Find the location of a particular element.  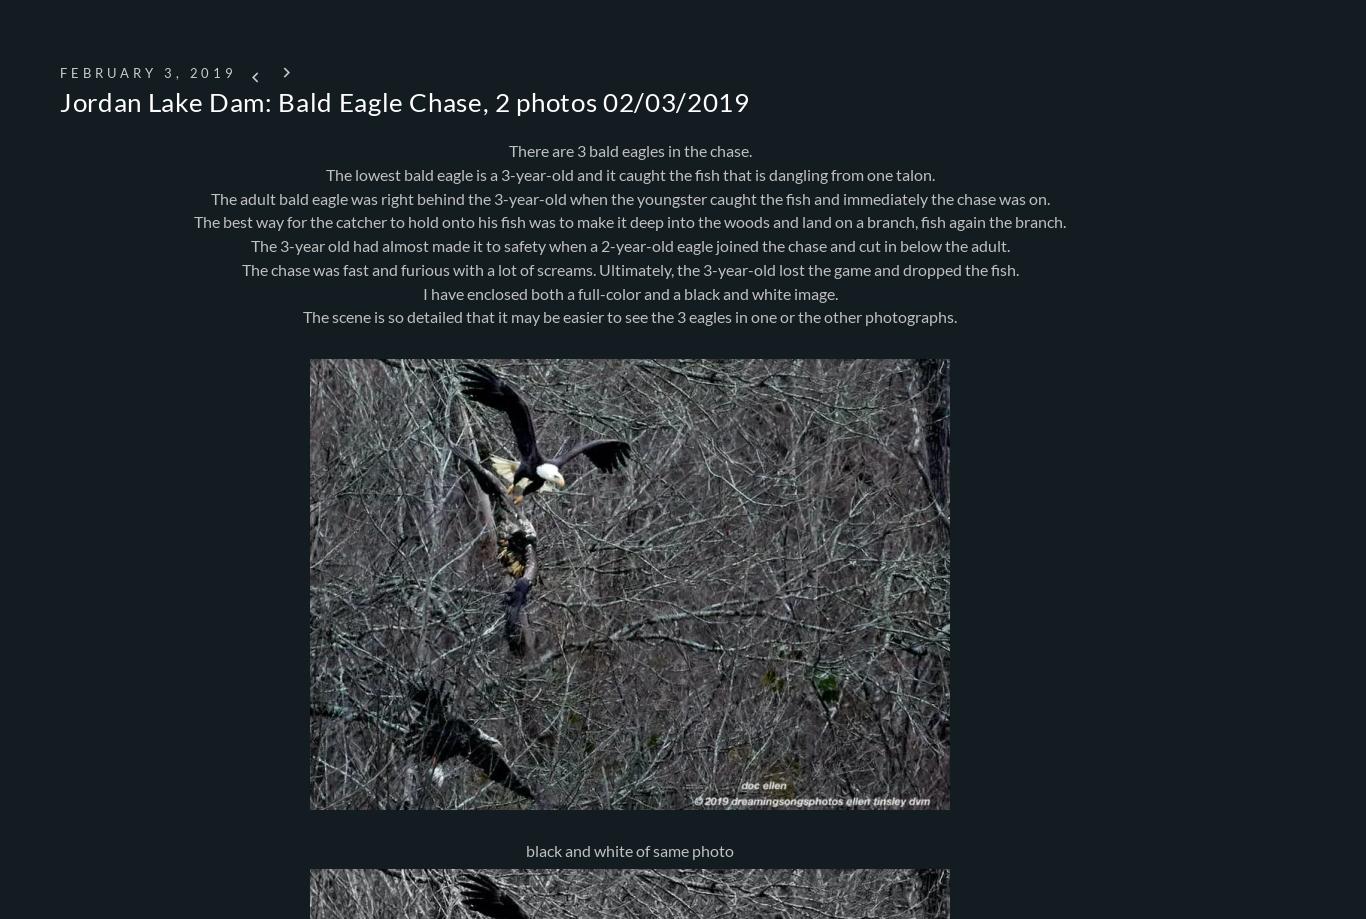

'The scene is so detailed that it may be easier to see the 3 eagles in one or the other photographs.' is located at coordinates (302, 315).